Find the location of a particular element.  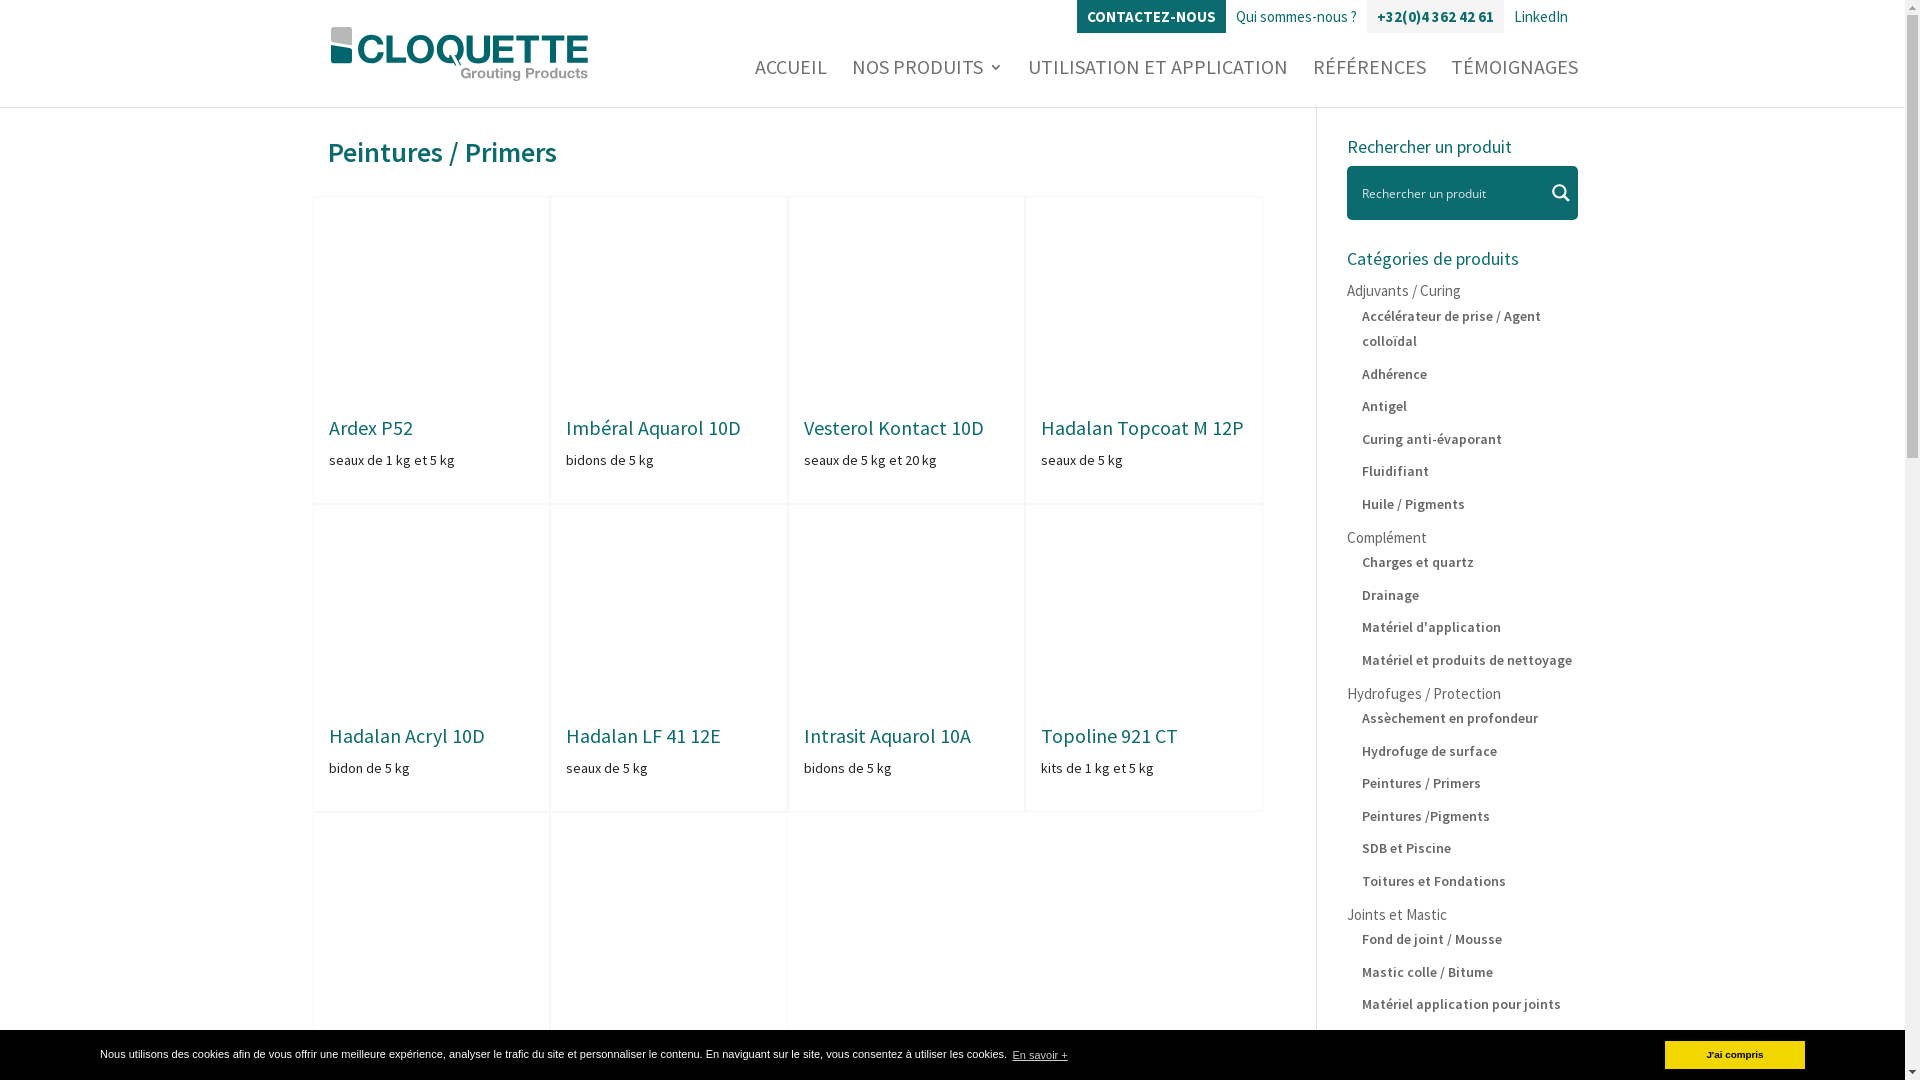

'LinkedIn' is located at coordinates (1539, 16).